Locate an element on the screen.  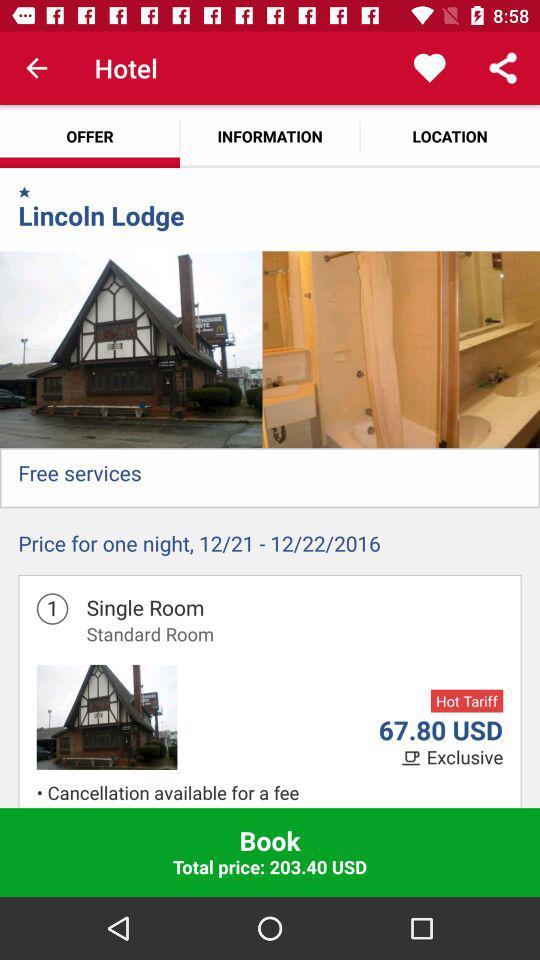
icon below the location is located at coordinates (498, 349).